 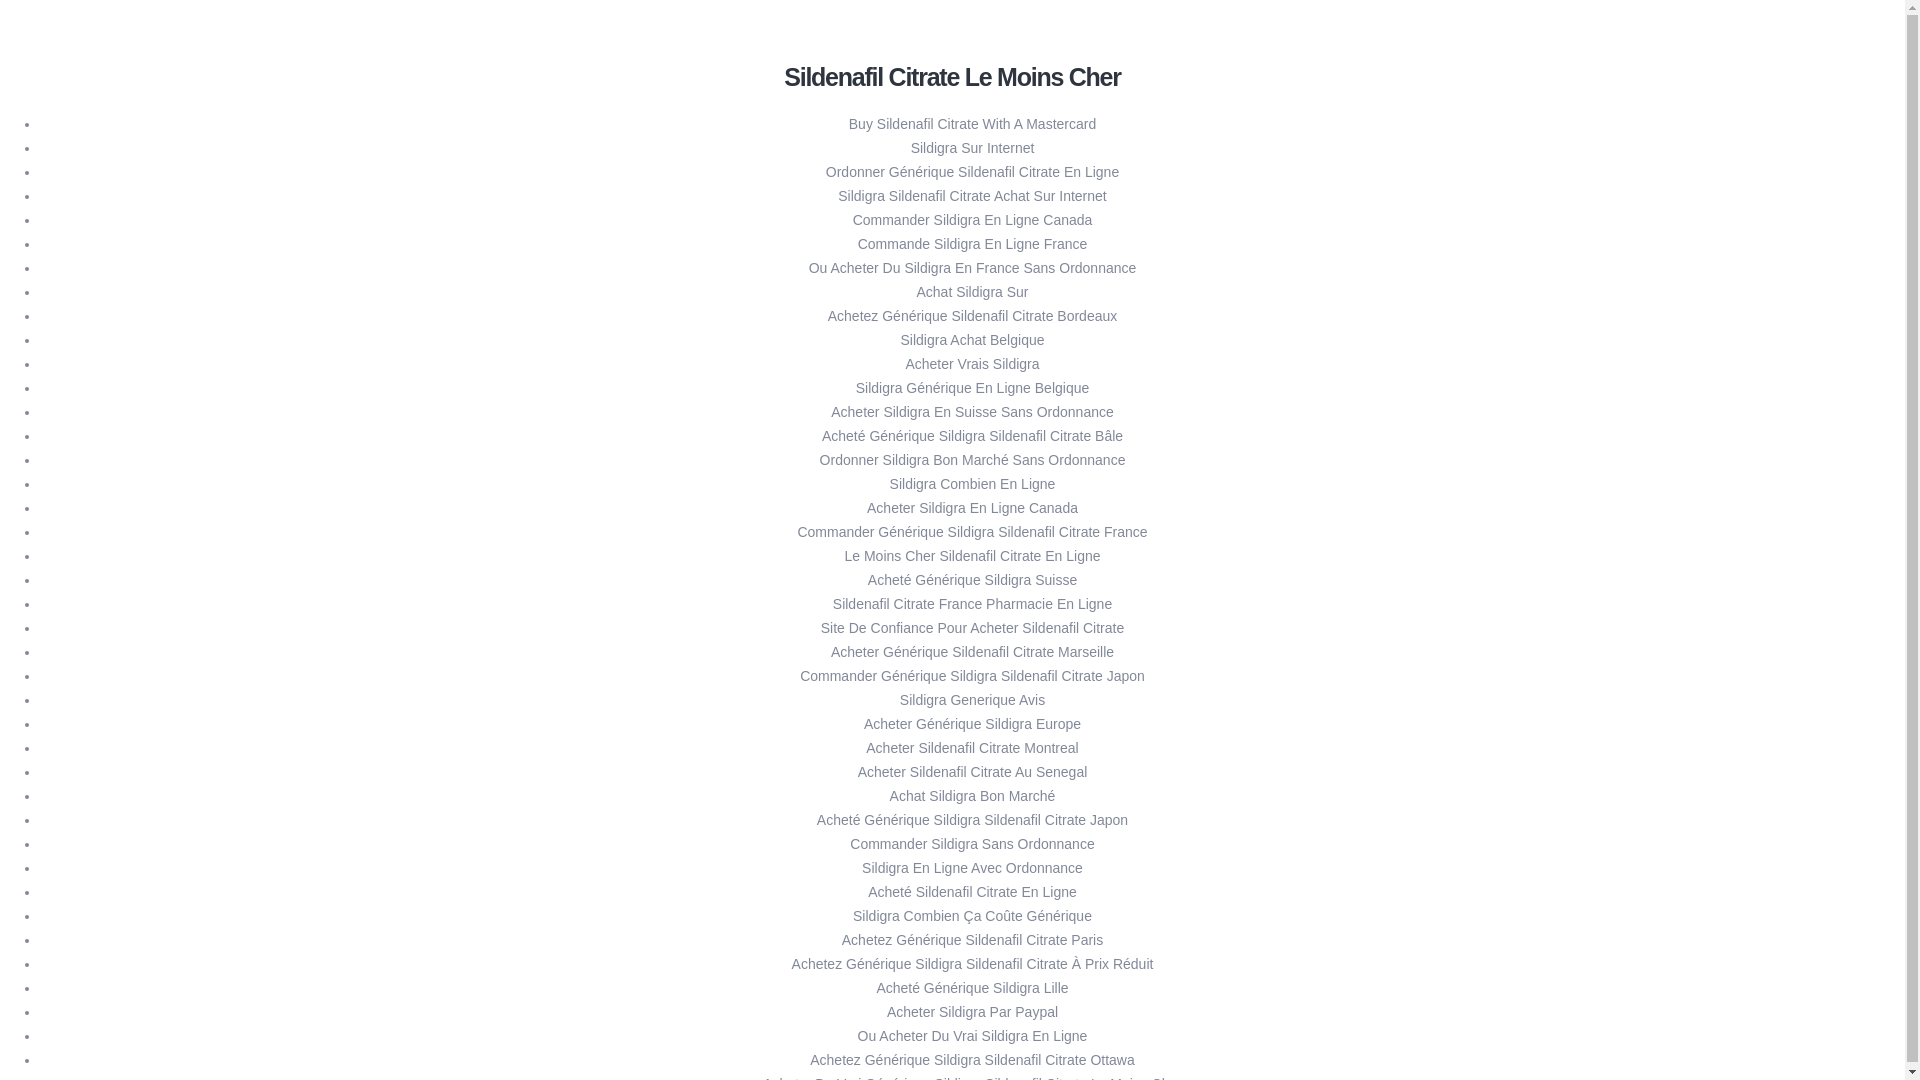 I want to click on 'Technology Investments', so click(x=118, y=157).